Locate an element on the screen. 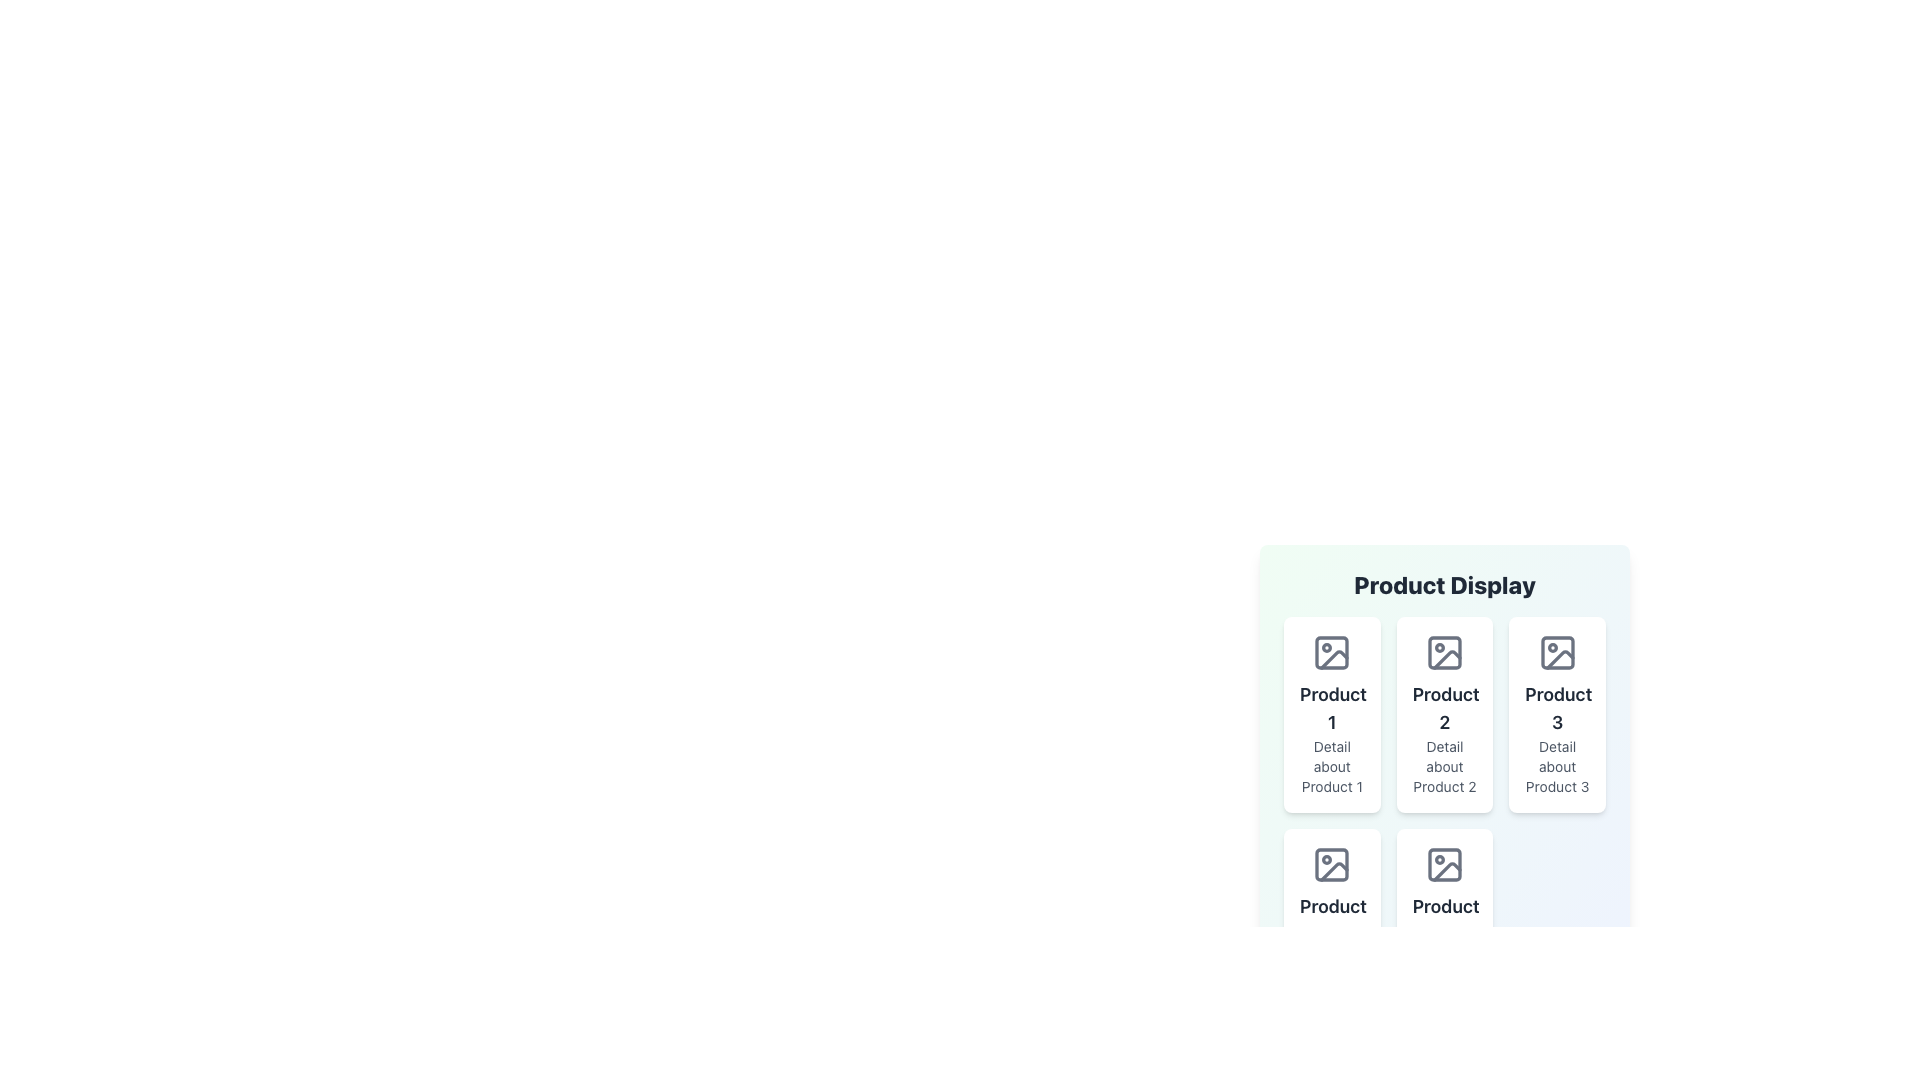 The width and height of the screenshot is (1920, 1080). the bolded text label displaying 'Product Display', which is styled with a large font size and centered alignment, located at the top center of a card-like layout is located at coordinates (1444, 585).